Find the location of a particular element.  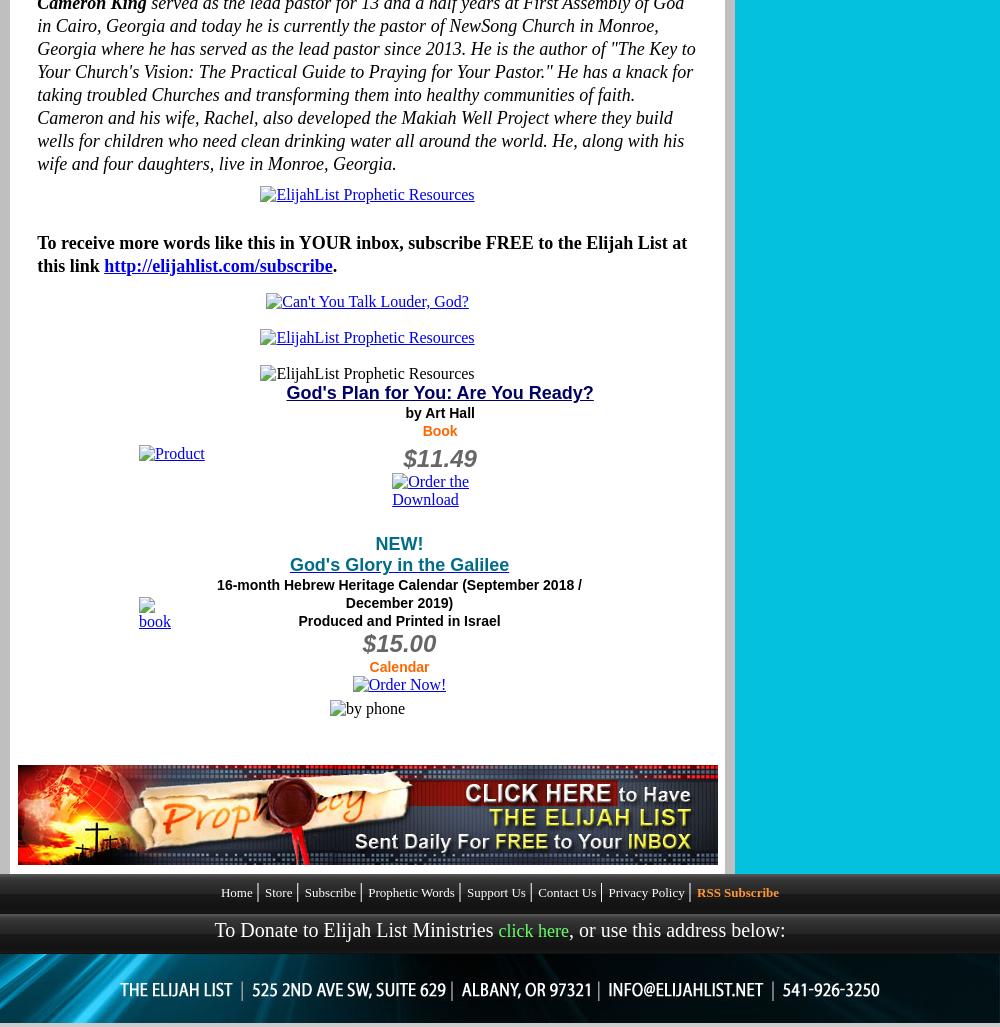

'Privacy Policy' is located at coordinates (648, 891).